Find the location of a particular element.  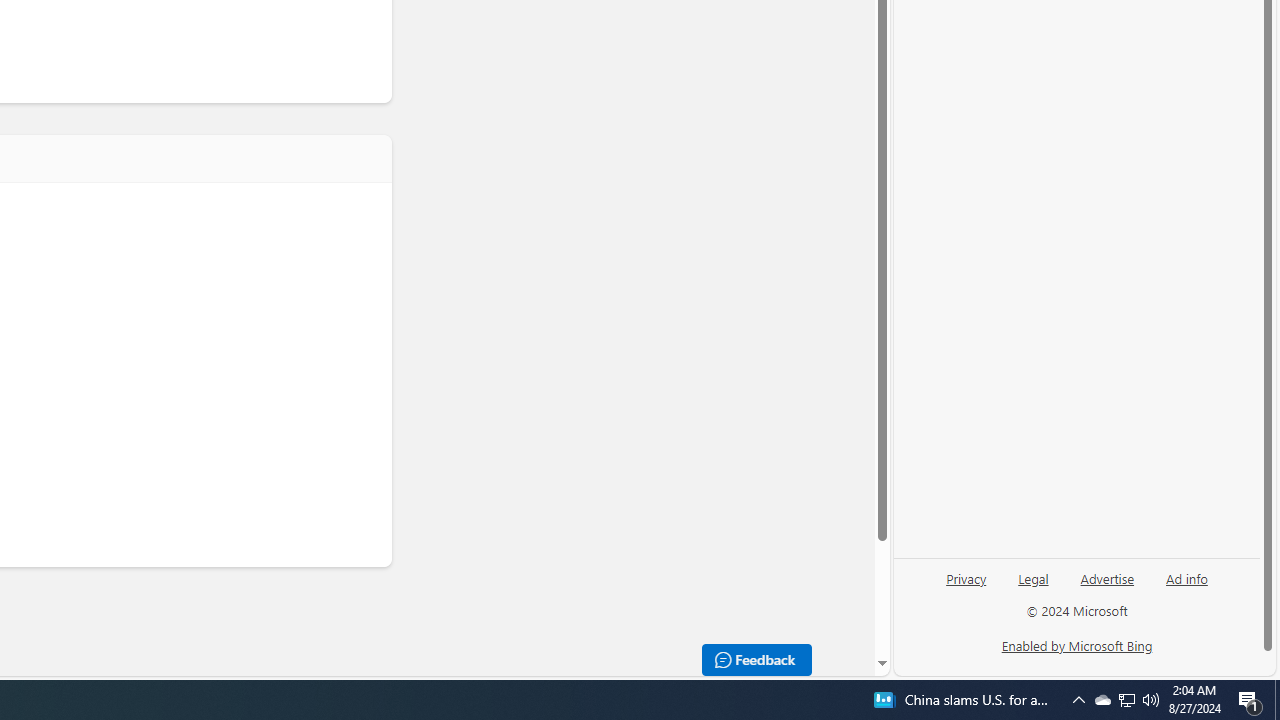

'Legal' is located at coordinates (1033, 577).